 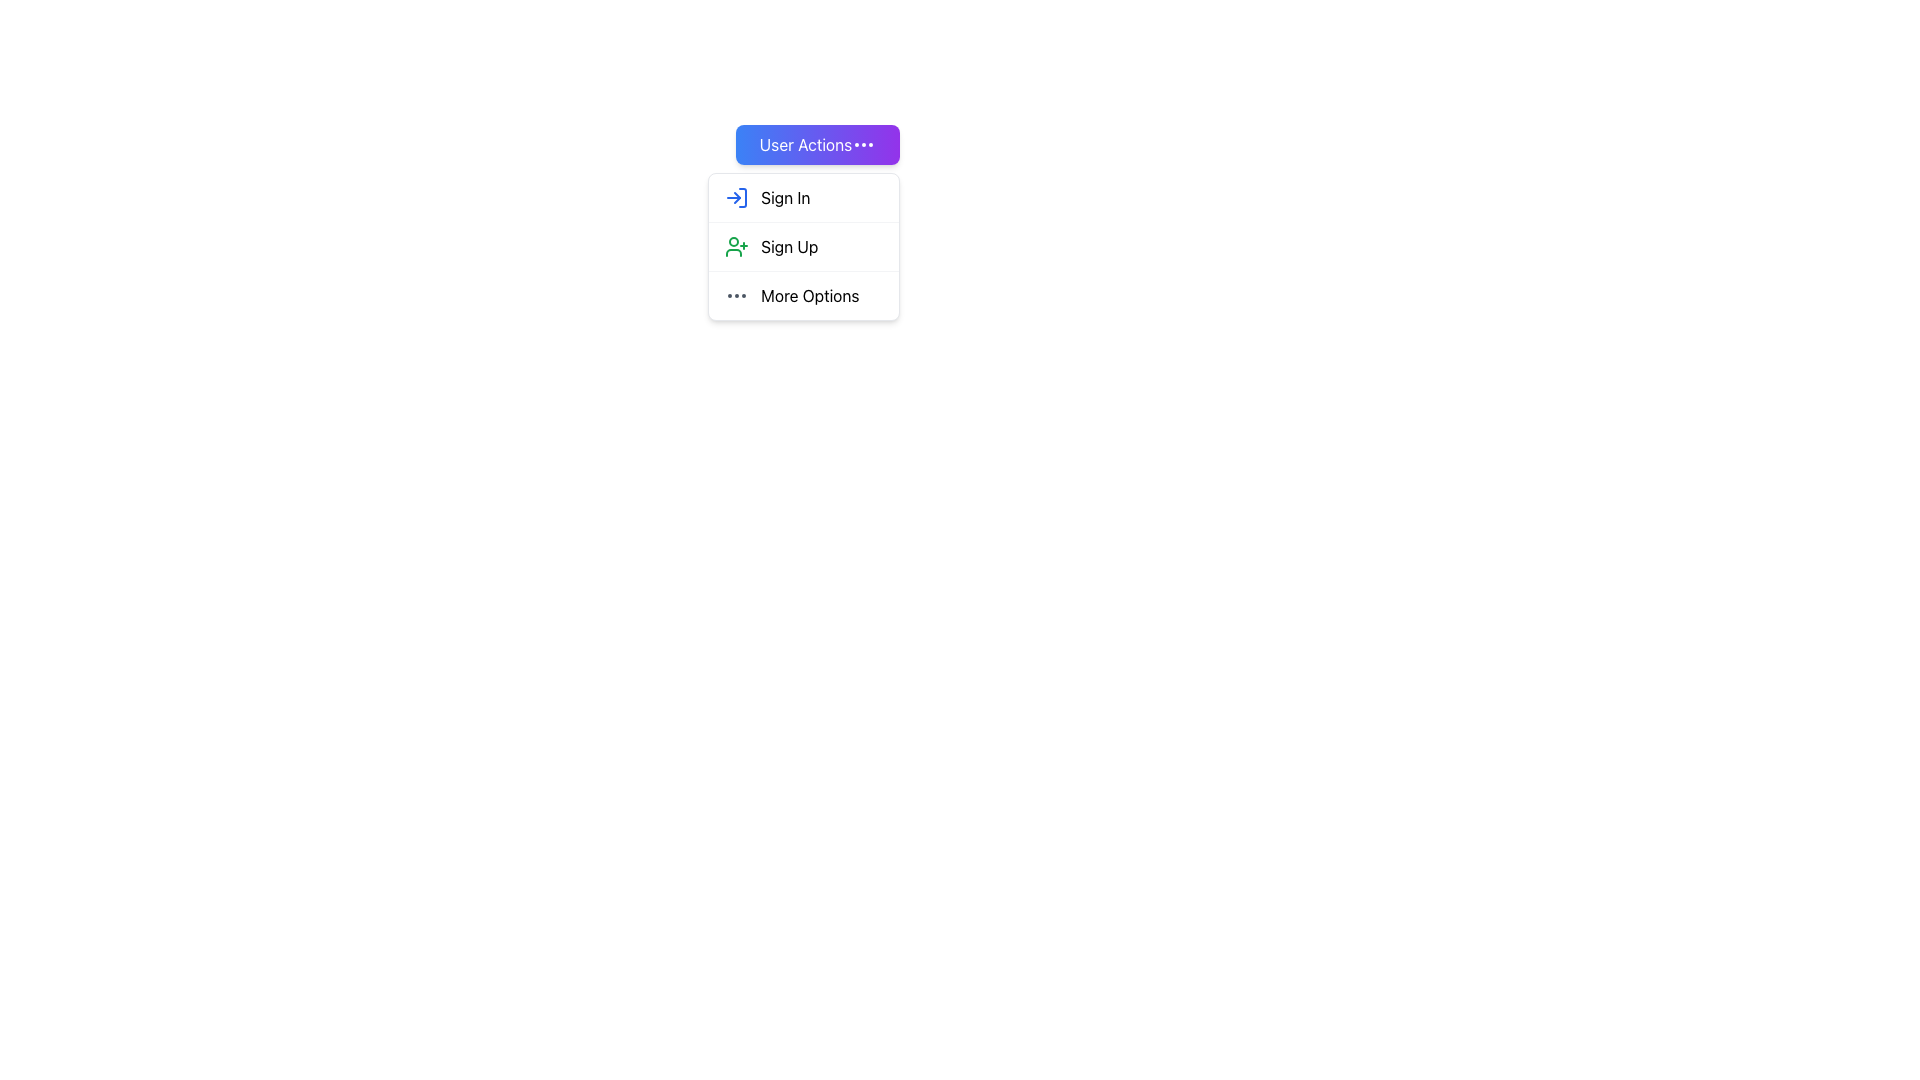 What do you see at coordinates (788, 245) in the screenshot?
I see `the 'Sign Up' text label located in the 'User Actions' menu, which is the second item in the vertical list` at bounding box center [788, 245].